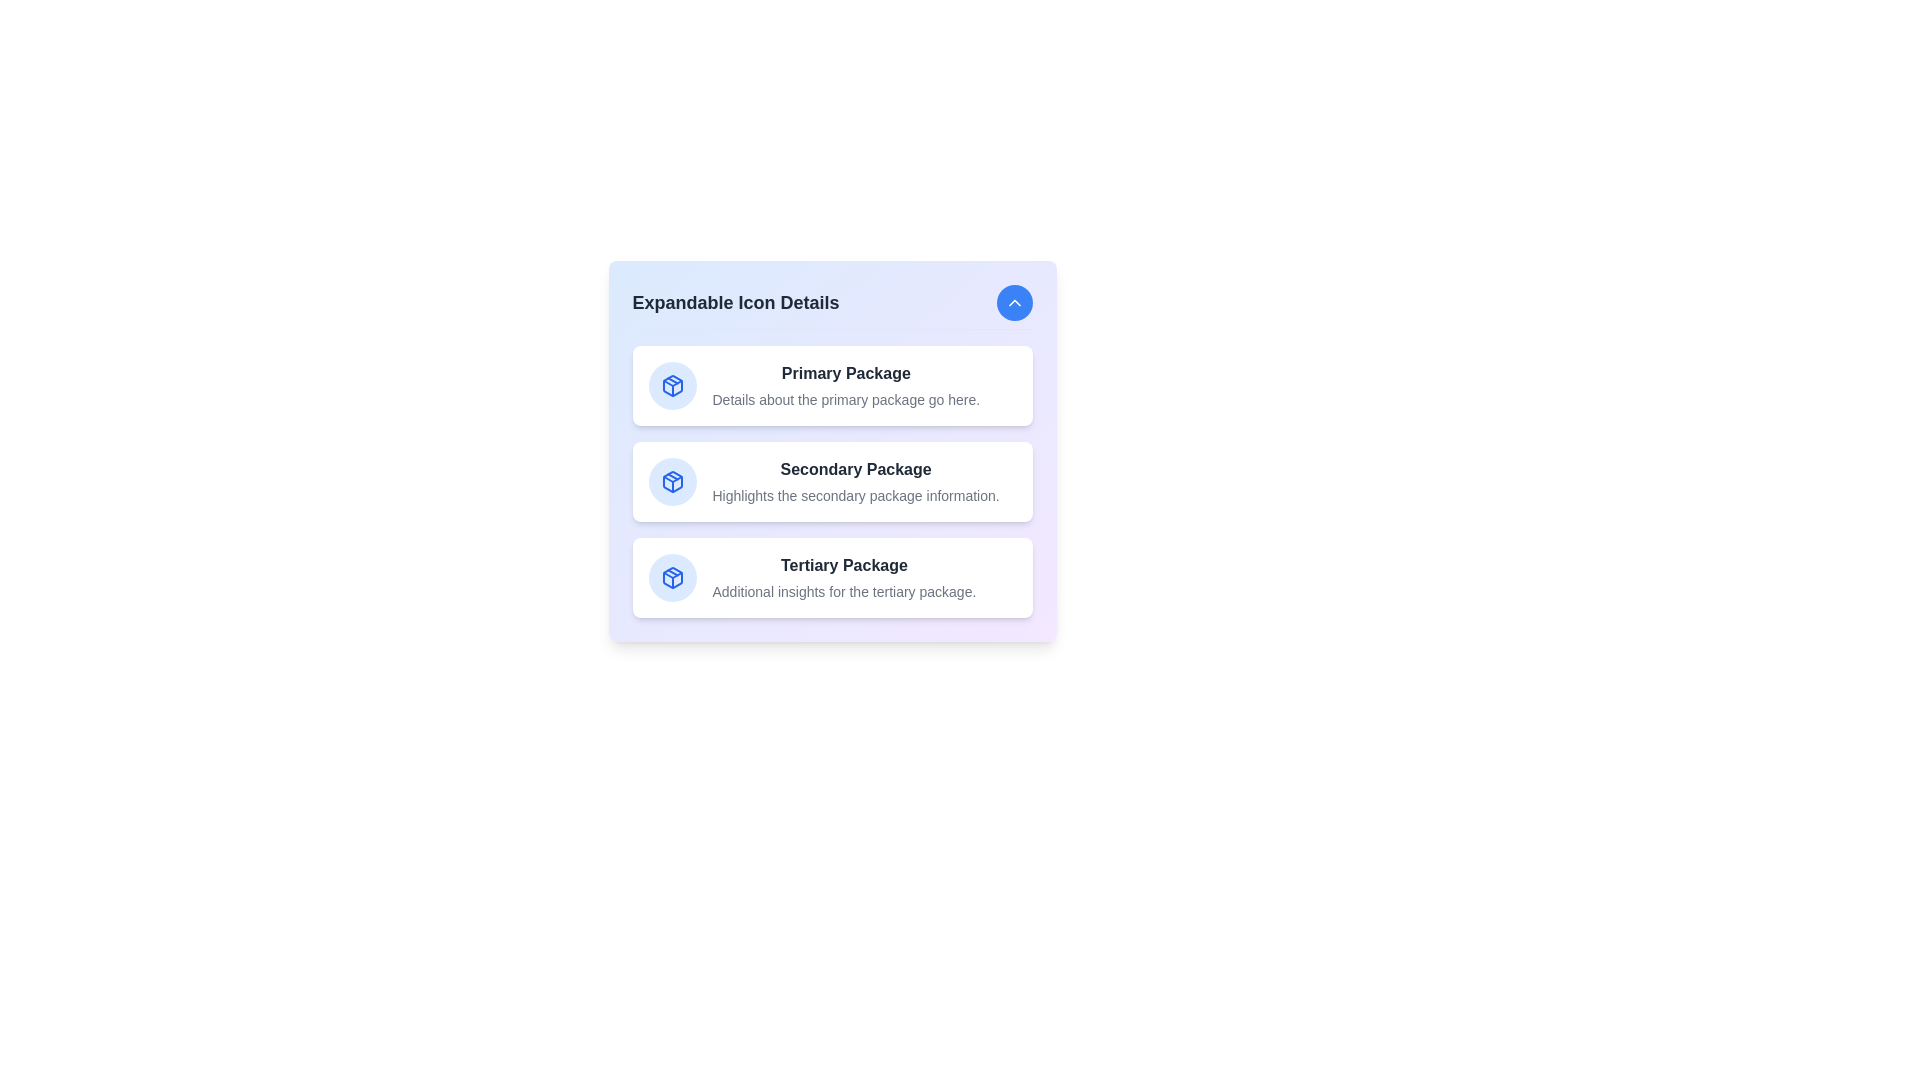 The width and height of the screenshot is (1920, 1080). Describe the element at coordinates (672, 385) in the screenshot. I see `the visual details of the 'Primary Package' icon located in the top-left corner of the 'Primary Package' section, centered within a circle` at that location.